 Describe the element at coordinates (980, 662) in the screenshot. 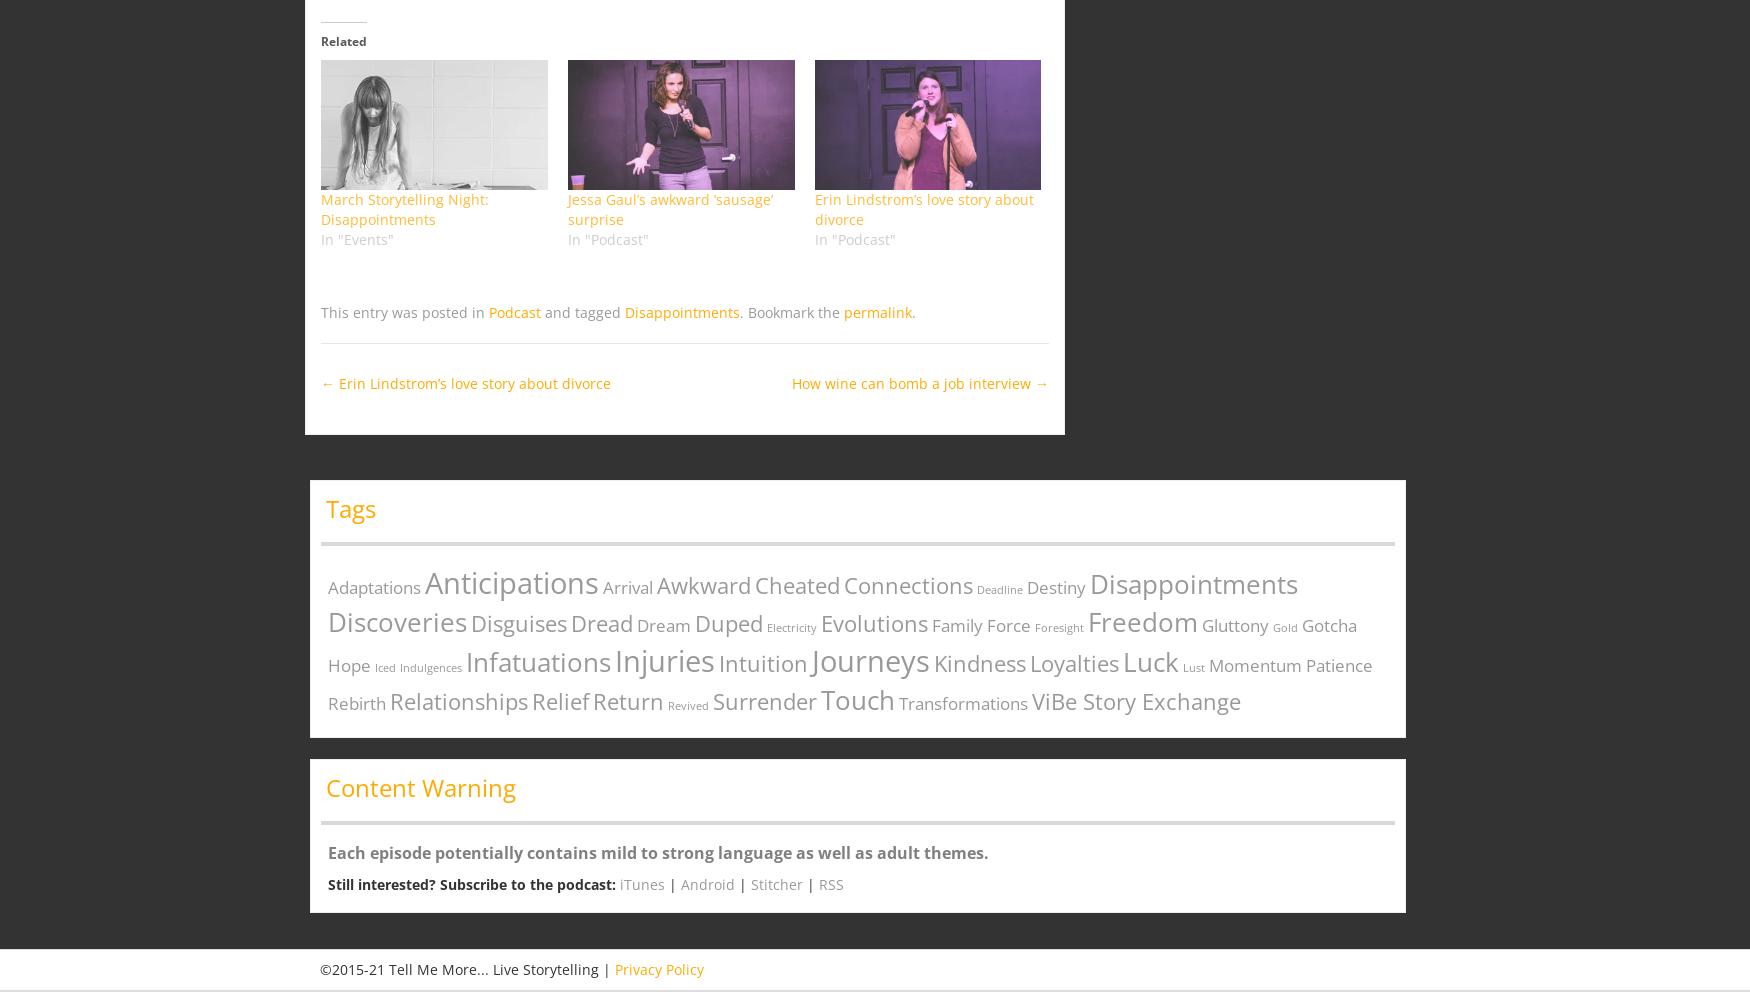

I see `'Kindness'` at that location.